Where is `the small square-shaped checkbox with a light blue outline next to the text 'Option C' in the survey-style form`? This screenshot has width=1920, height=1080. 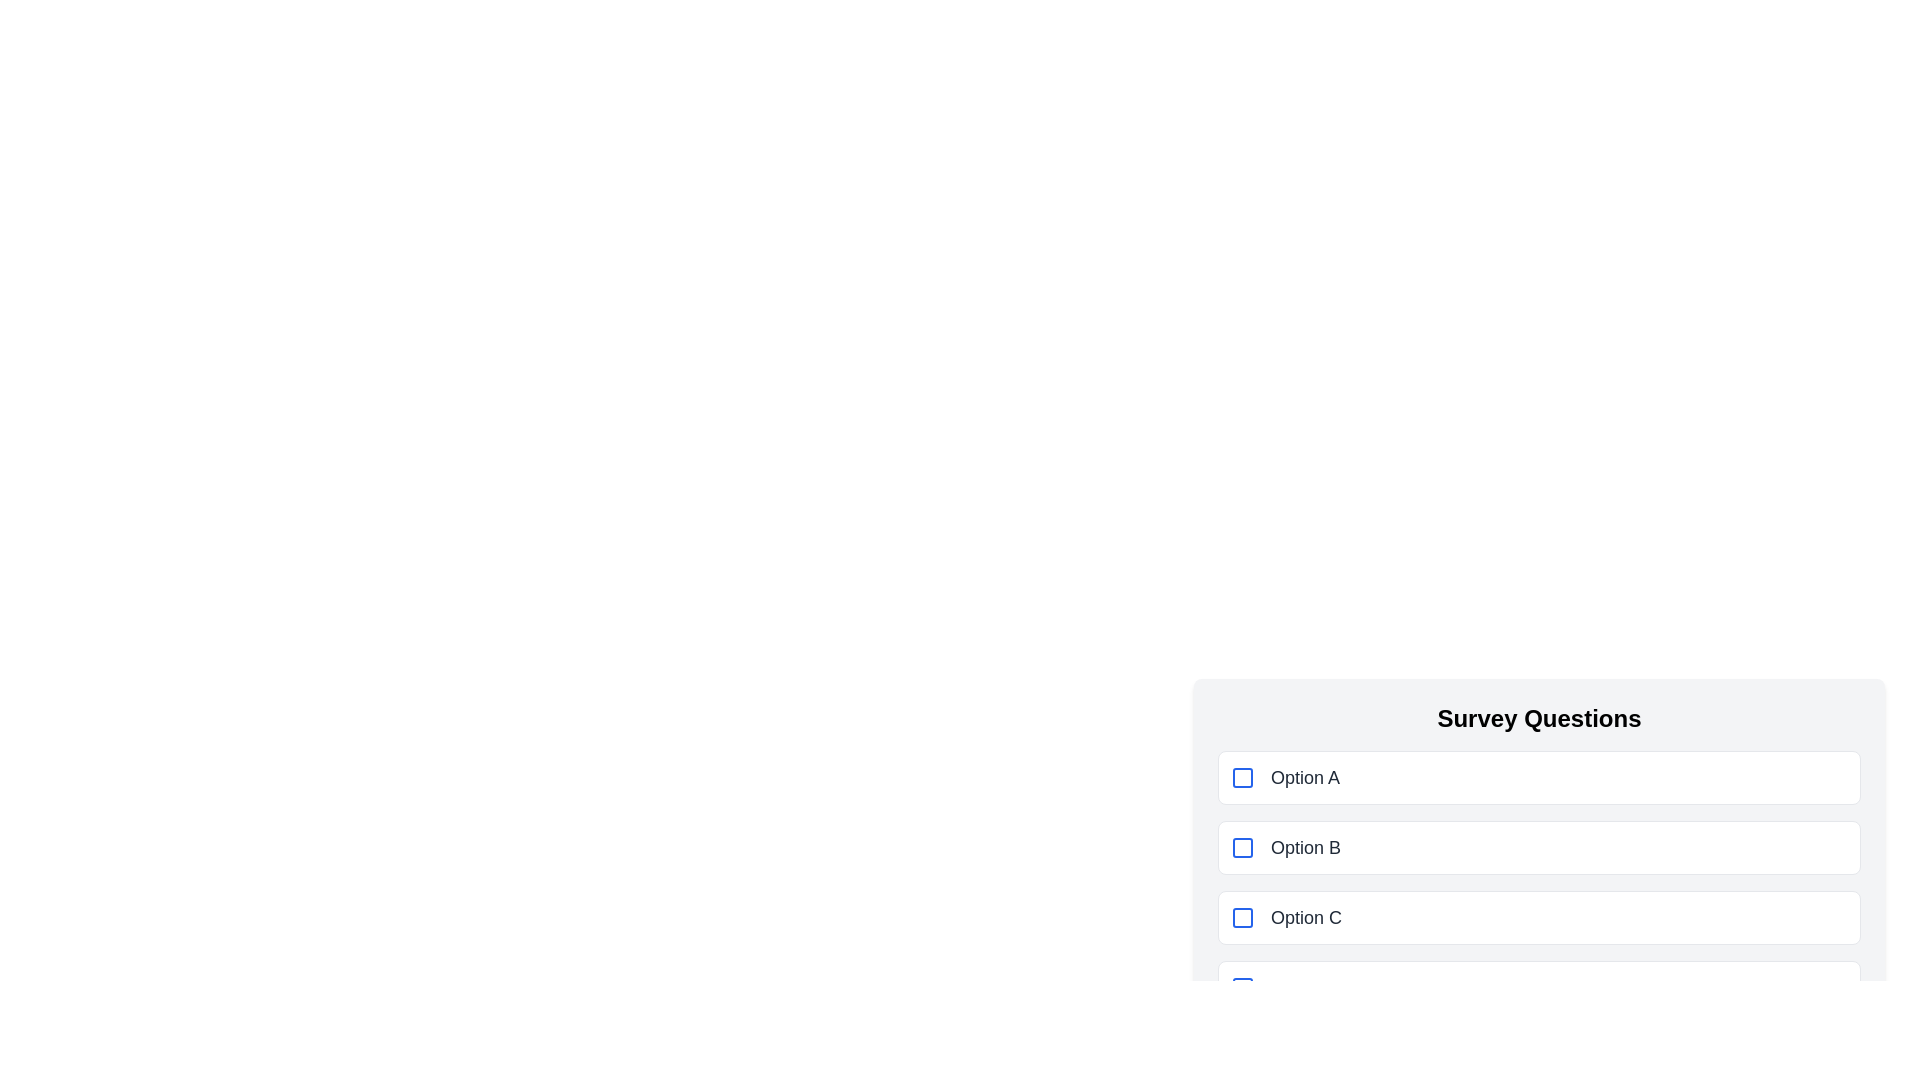 the small square-shaped checkbox with a light blue outline next to the text 'Option C' in the survey-style form is located at coordinates (1242, 918).